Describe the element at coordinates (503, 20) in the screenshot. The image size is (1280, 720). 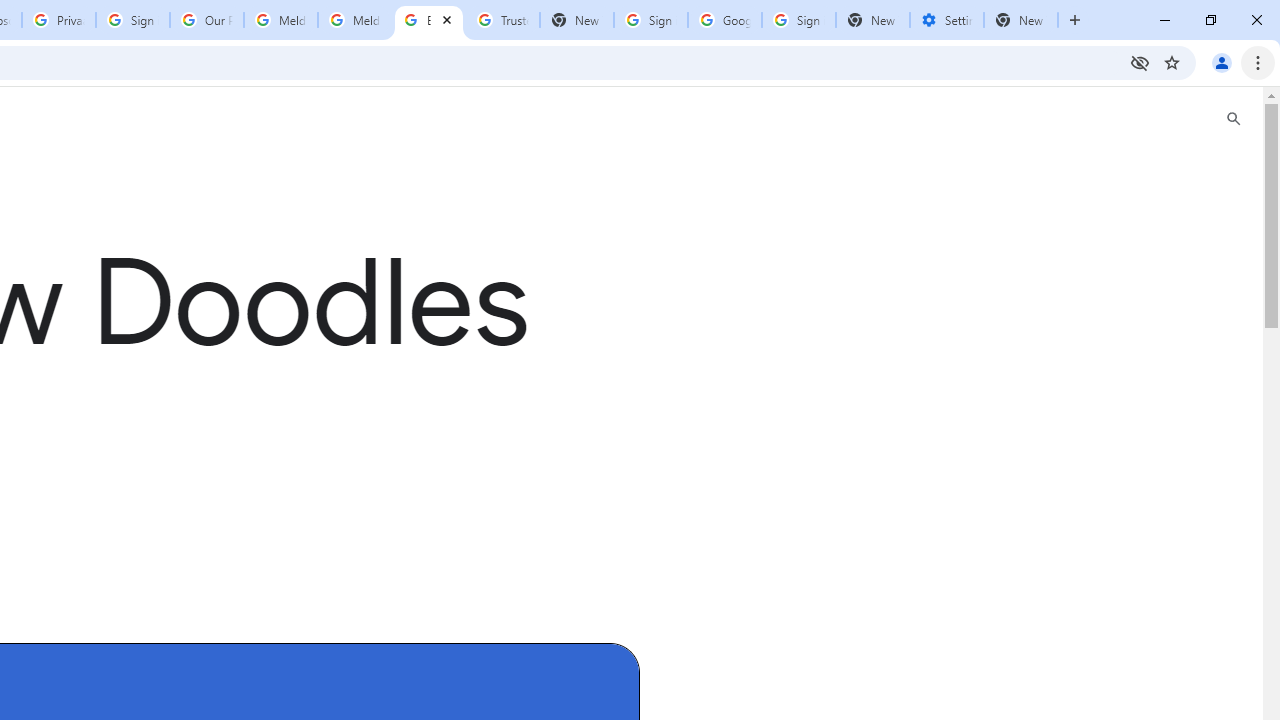
I see `'Trusted Information and Content - Google Safety Center'` at that location.